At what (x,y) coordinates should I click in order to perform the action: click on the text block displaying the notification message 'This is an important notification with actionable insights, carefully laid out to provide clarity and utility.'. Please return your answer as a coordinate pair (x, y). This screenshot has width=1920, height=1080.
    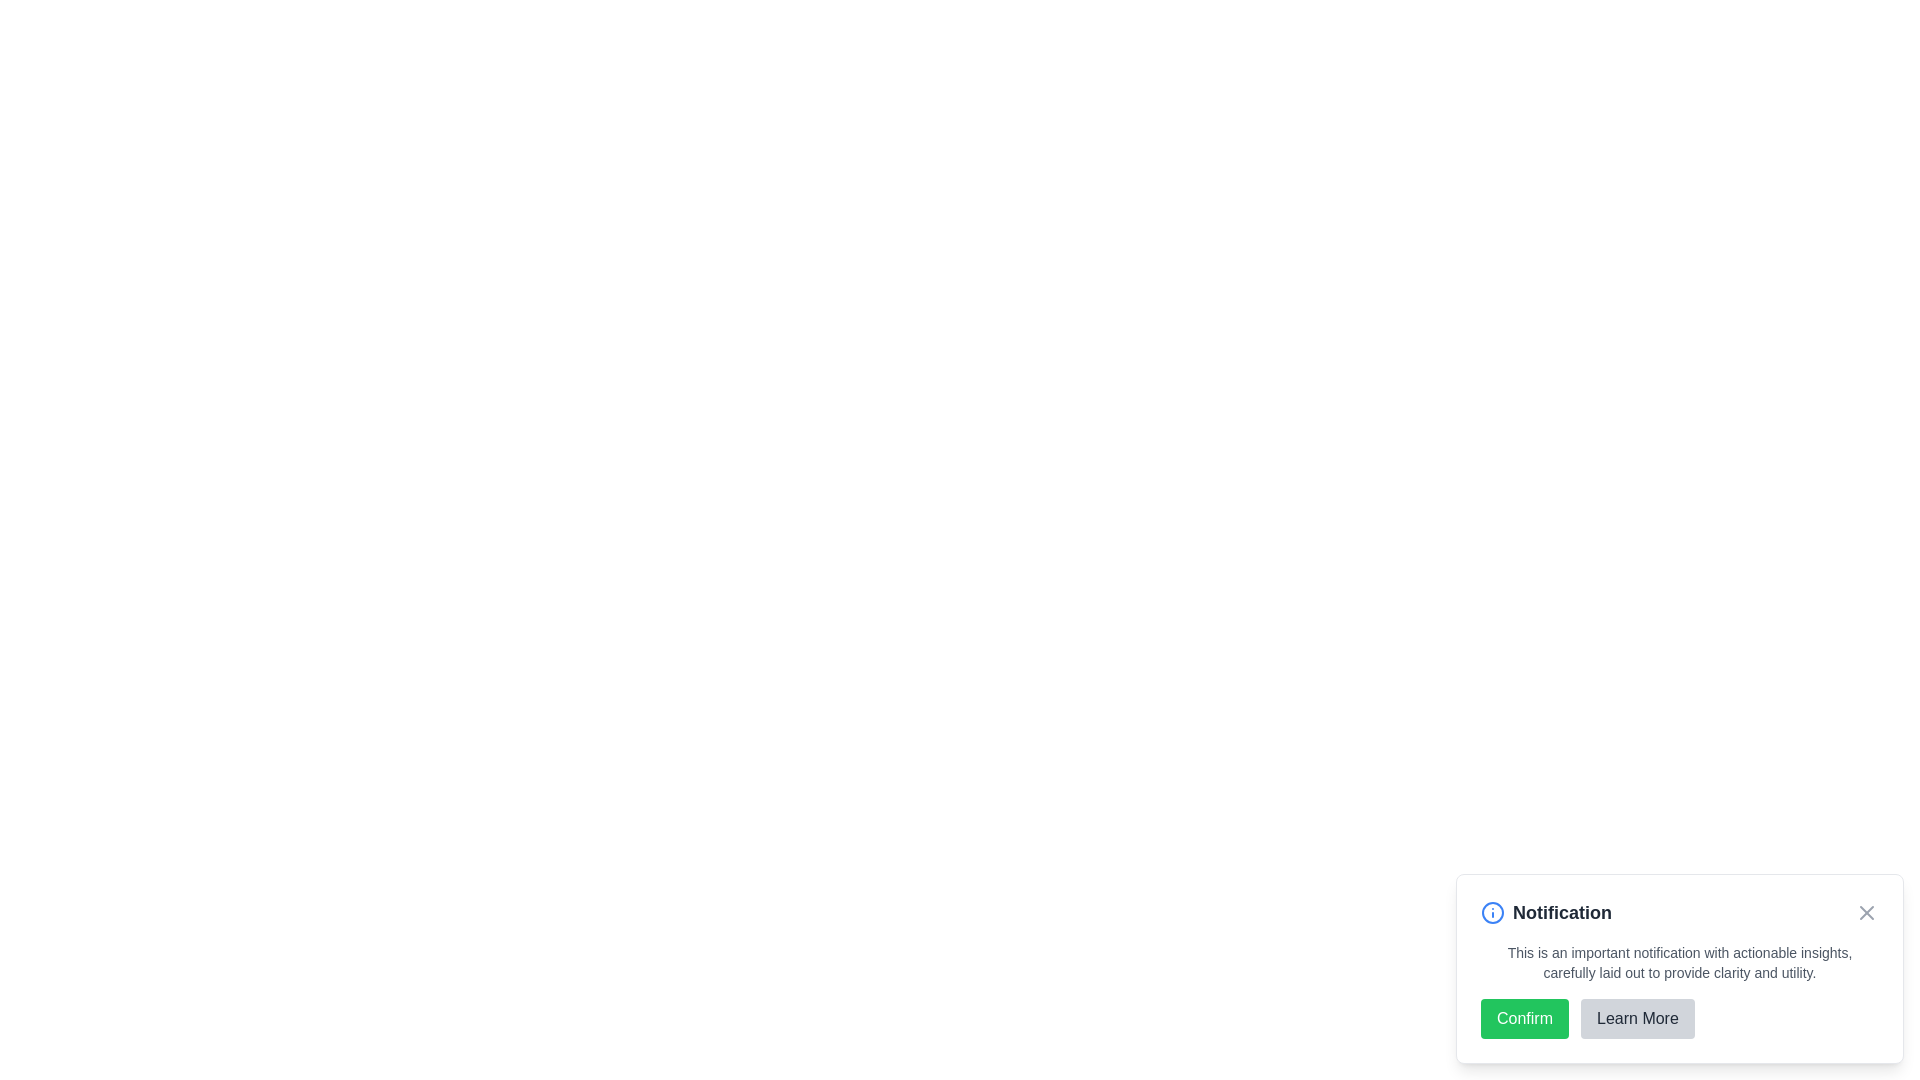
    Looking at the image, I should click on (1680, 962).